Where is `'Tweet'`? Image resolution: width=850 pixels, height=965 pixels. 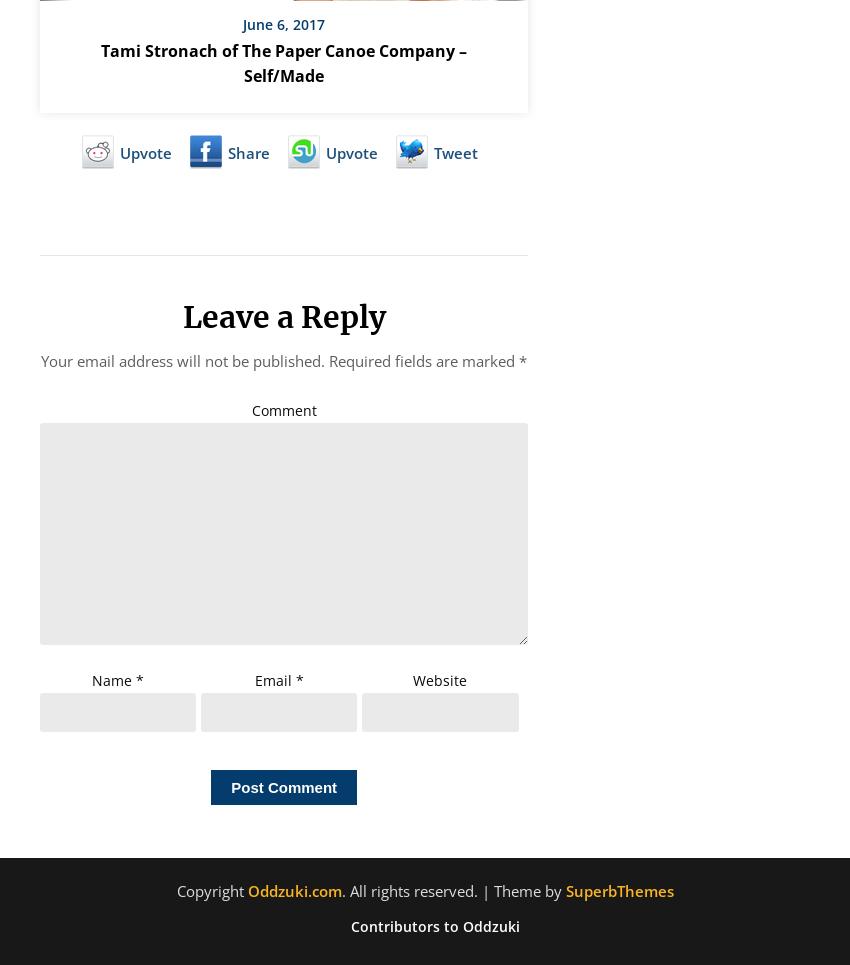
'Tweet' is located at coordinates (455, 151).